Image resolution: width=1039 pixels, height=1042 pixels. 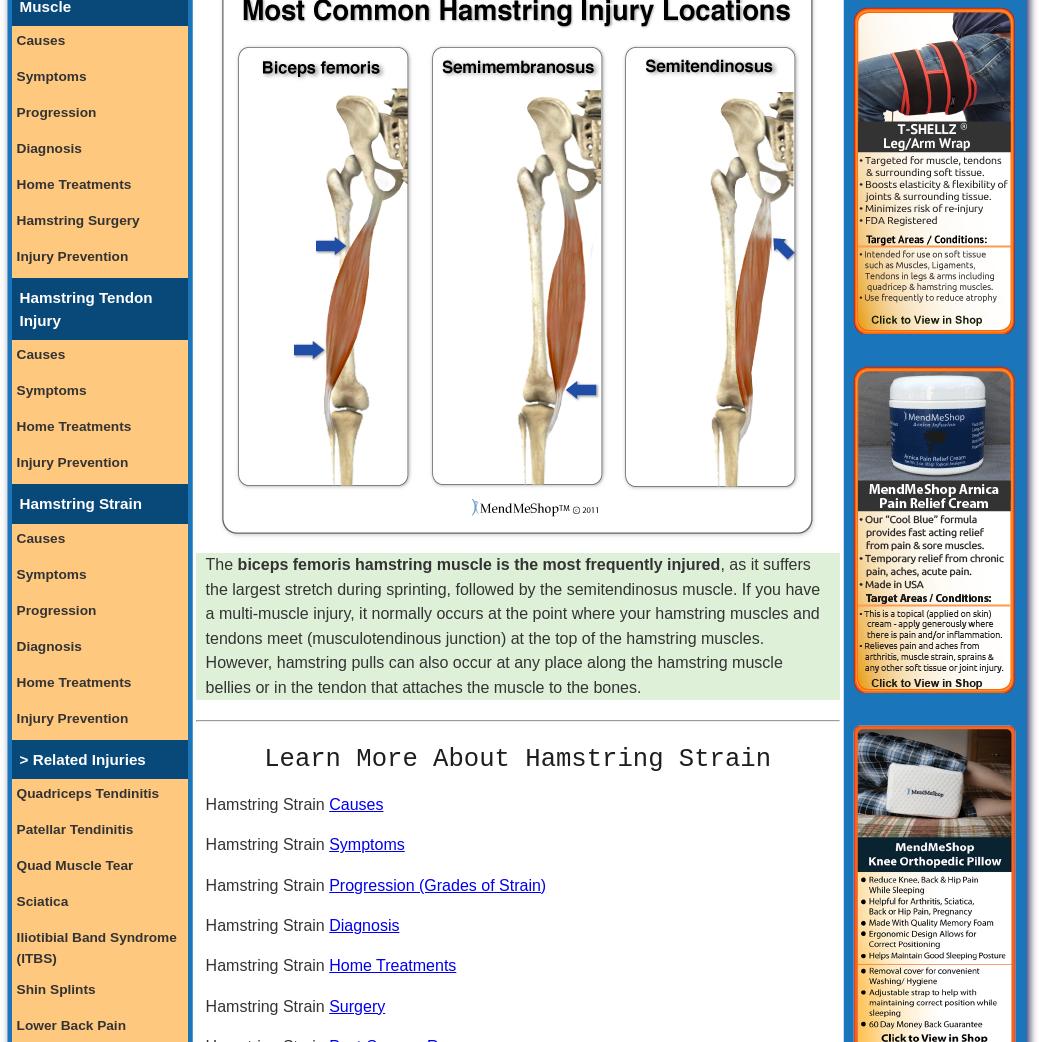 I want to click on 'Sciatica', so click(x=40, y=899).